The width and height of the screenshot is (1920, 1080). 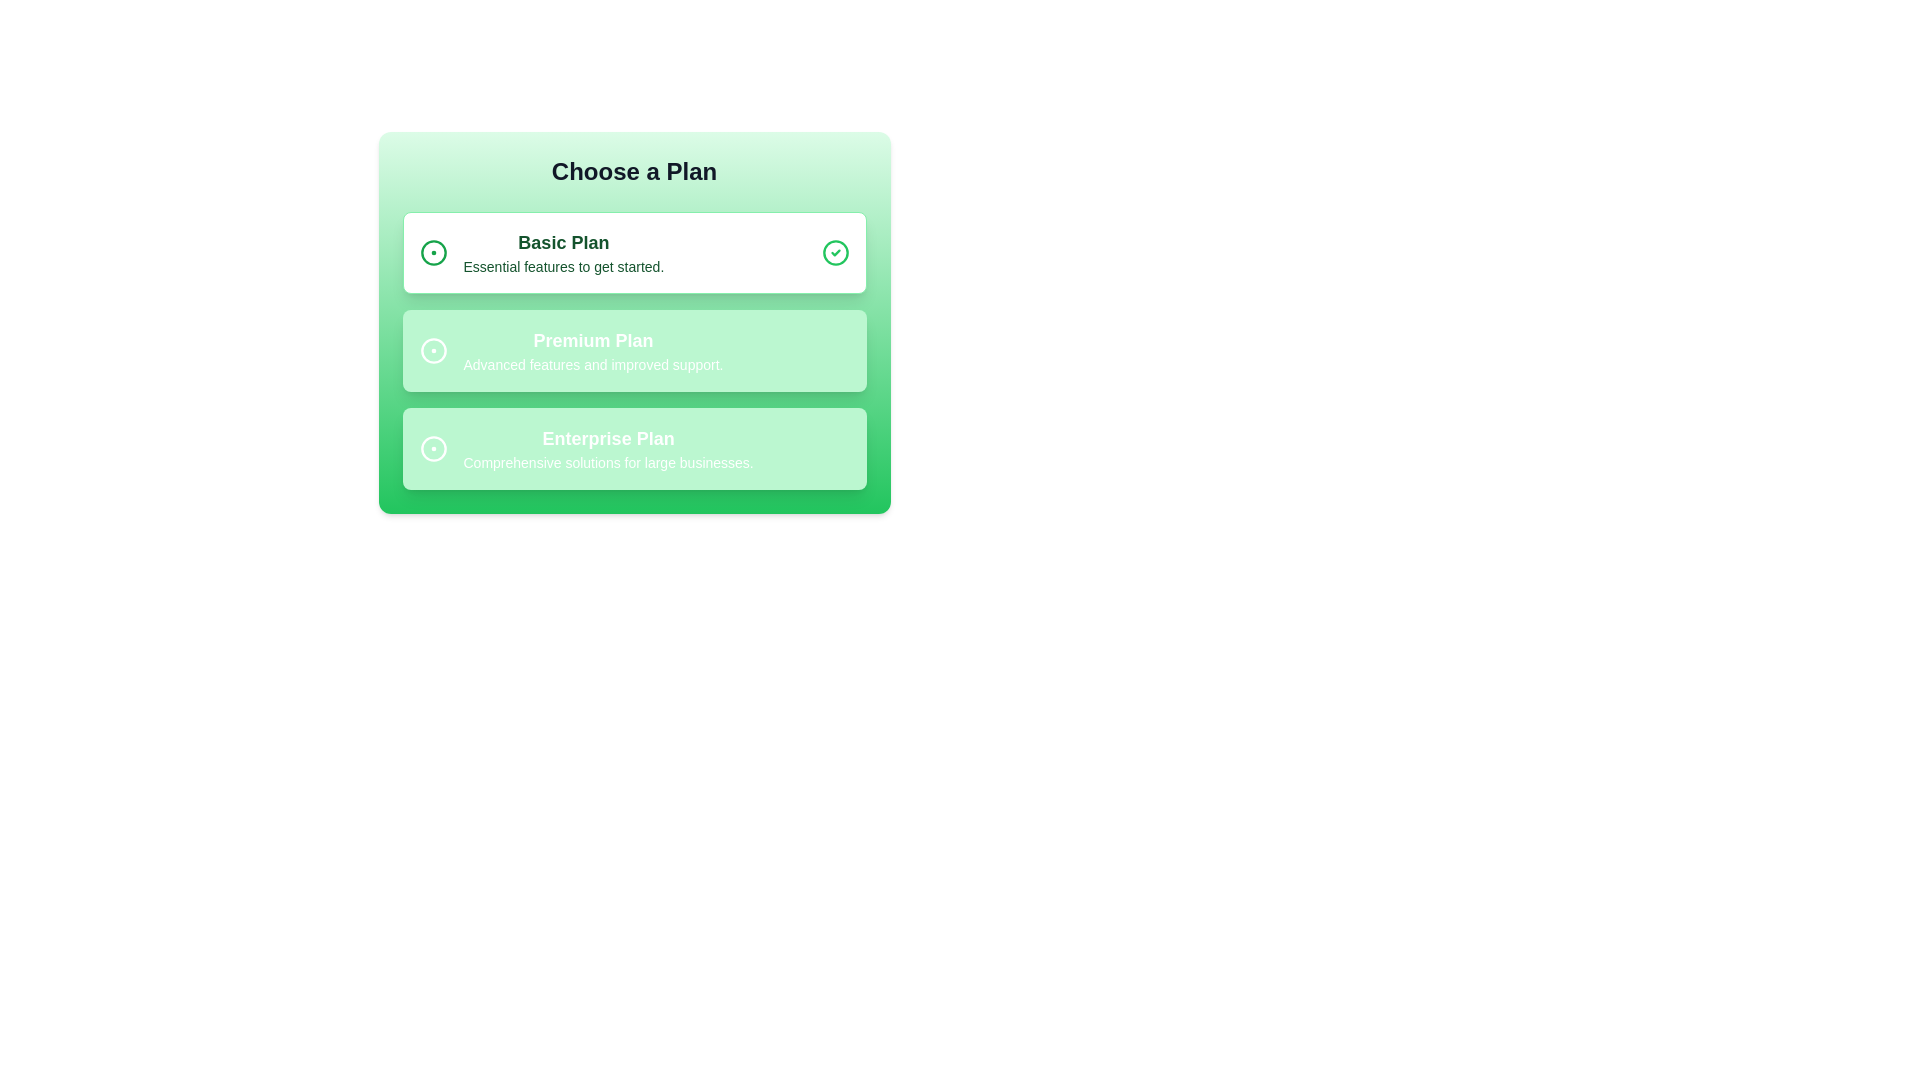 What do you see at coordinates (835, 252) in the screenshot?
I see `the Circle element in the SVG icon that indicates selection for the 'Basic Plan' option, located at the rightmost position of the option row` at bounding box center [835, 252].